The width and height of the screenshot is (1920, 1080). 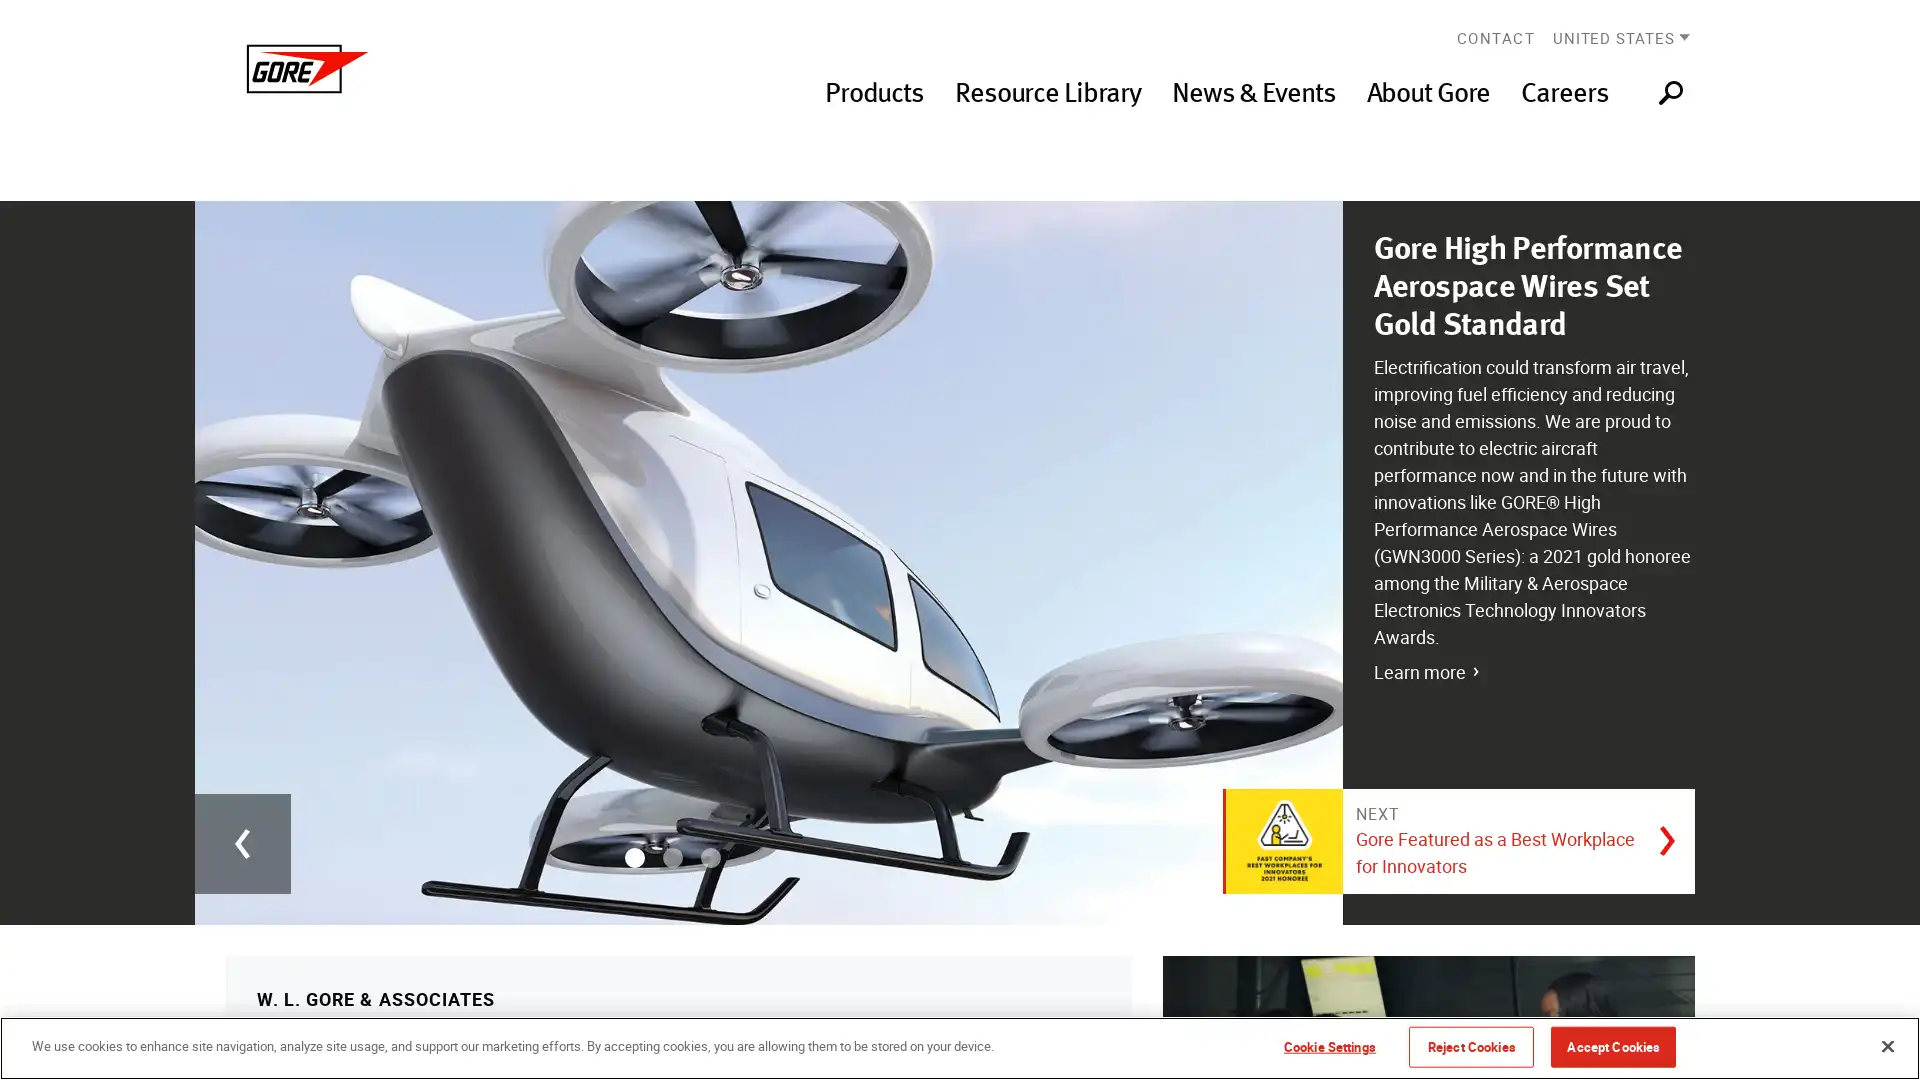 I want to click on GO TO SLIDE 2, so click(x=672, y=855).